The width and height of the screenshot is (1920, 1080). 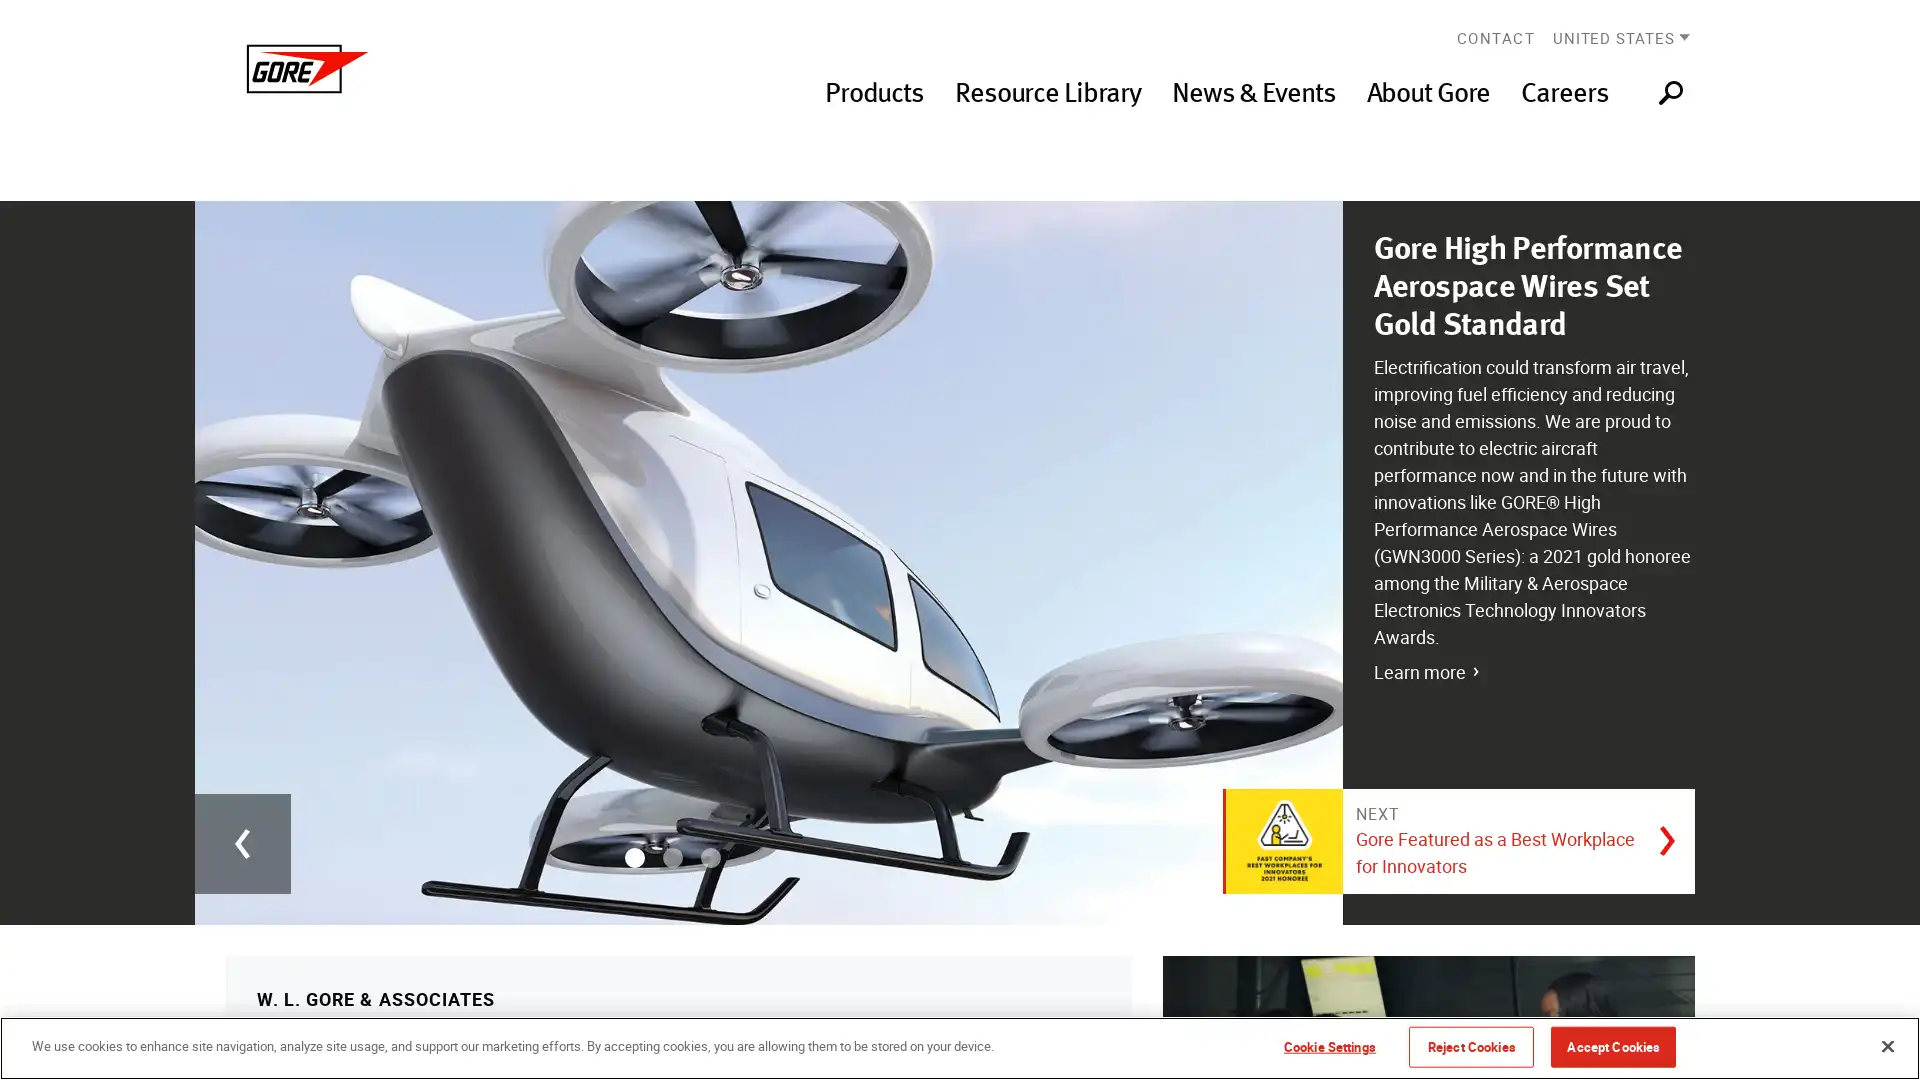 I want to click on GO TO SLIDE 2, so click(x=672, y=855).